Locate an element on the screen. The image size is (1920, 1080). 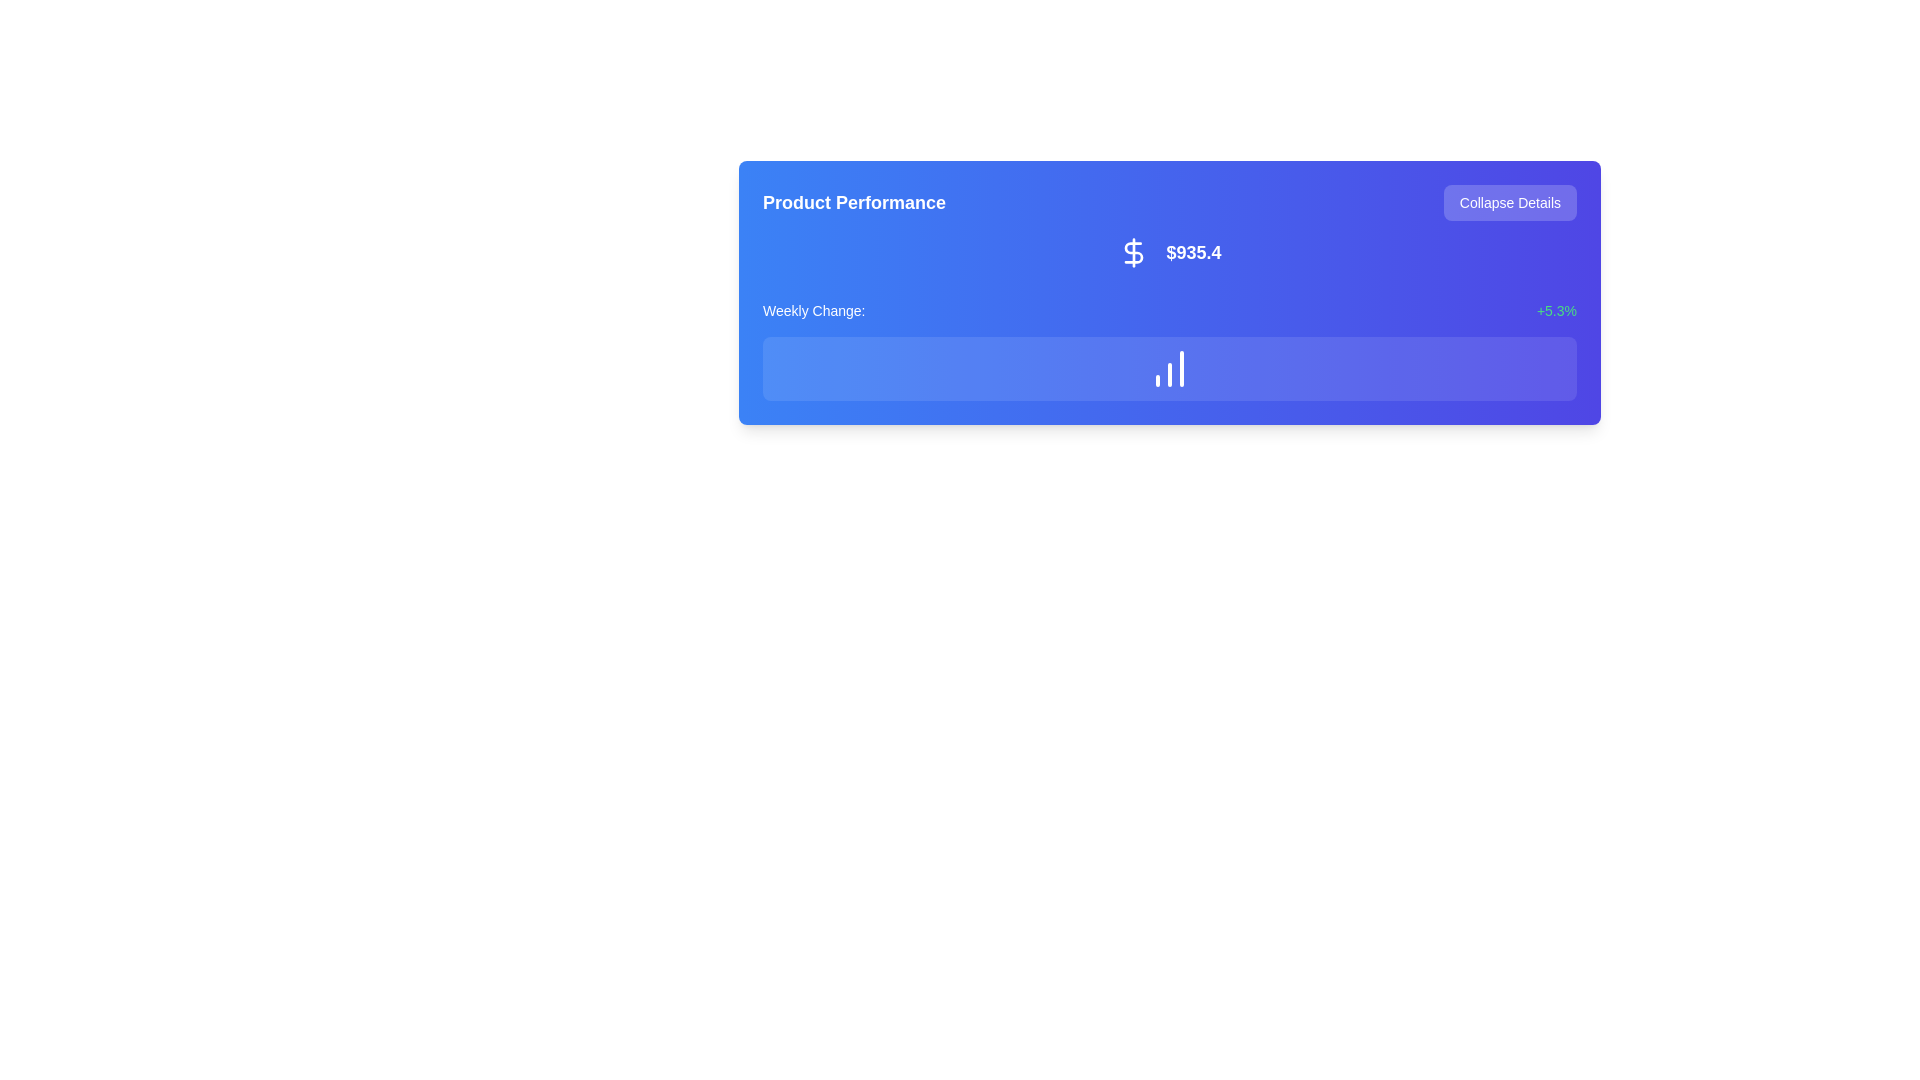
the bar chart icon located within the 'Product Performance' card is located at coordinates (1170, 350).